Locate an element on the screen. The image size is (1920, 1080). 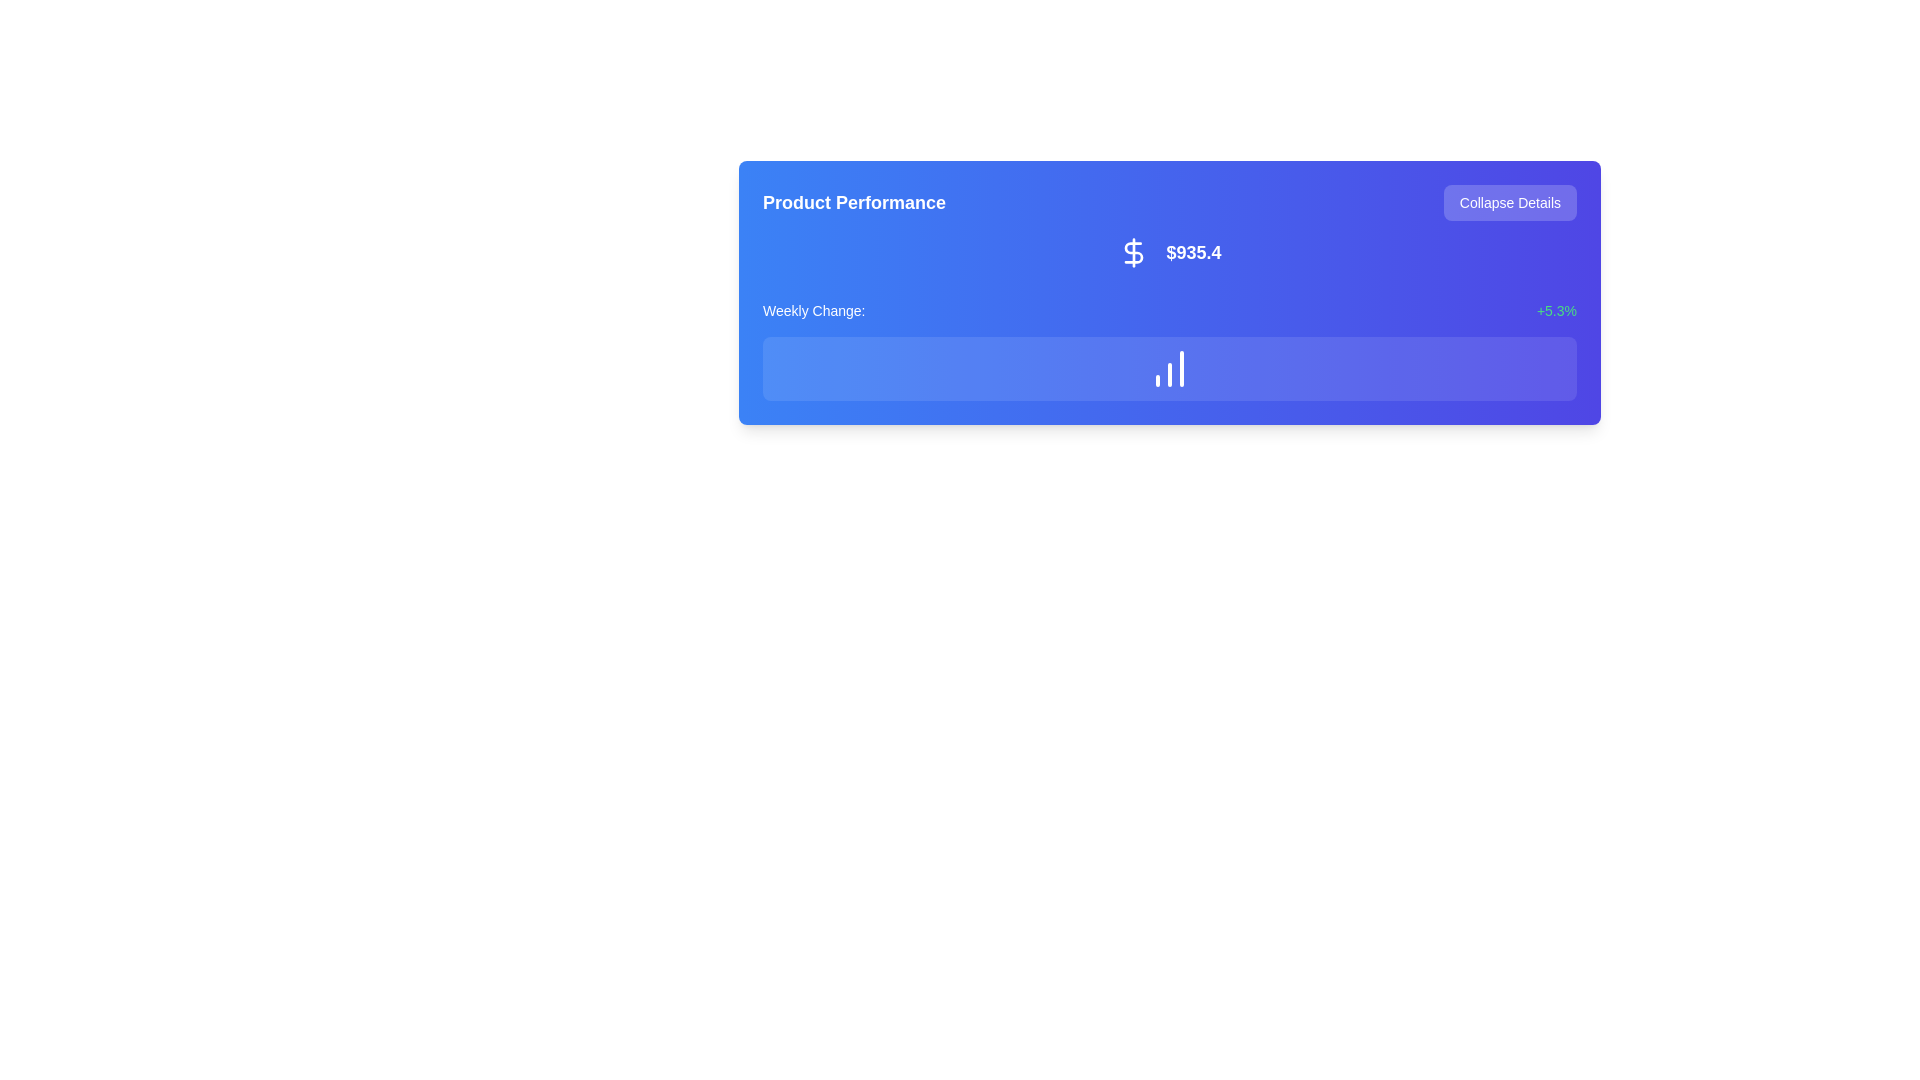
the bar chart icon located within the 'Product Performance' card is located at coordinates (1170, 350).